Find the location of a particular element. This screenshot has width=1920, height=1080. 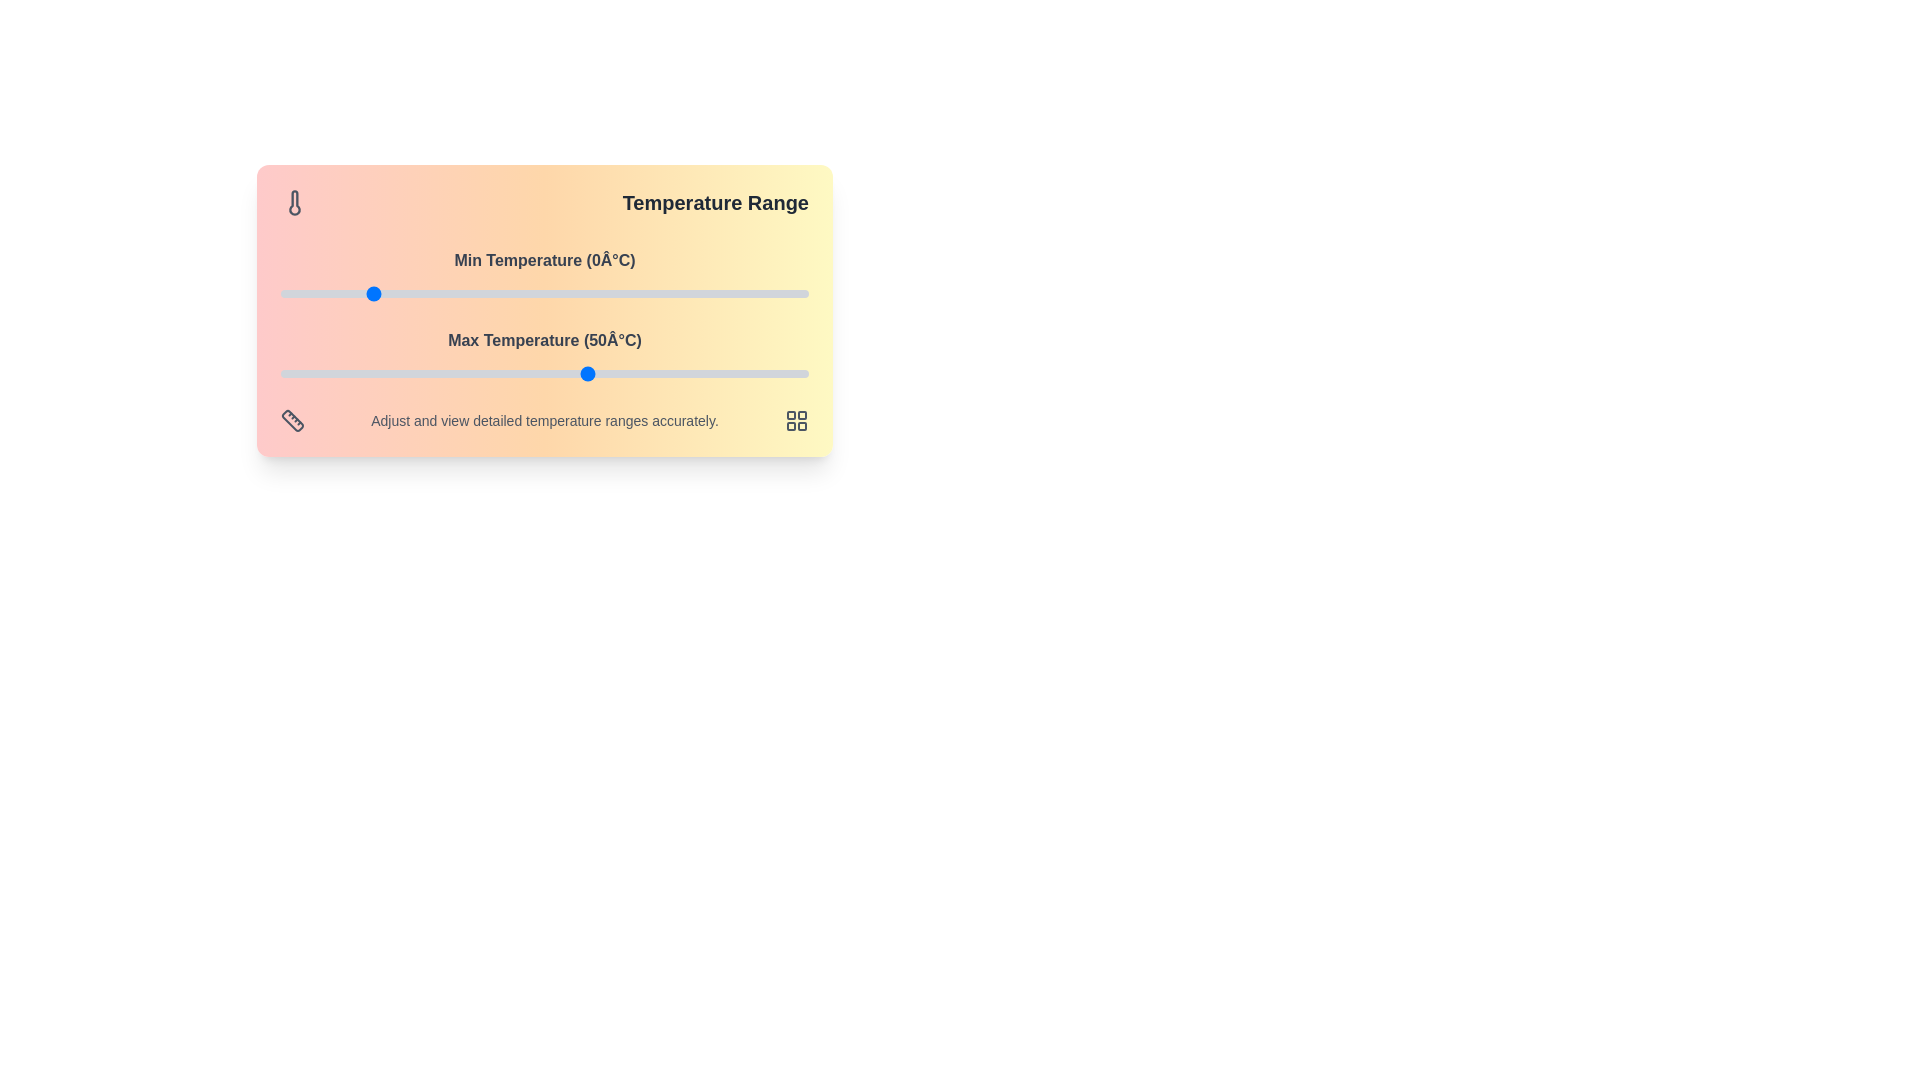

the maximum temperature slider to 92°C is located at coordinates (772, 374).